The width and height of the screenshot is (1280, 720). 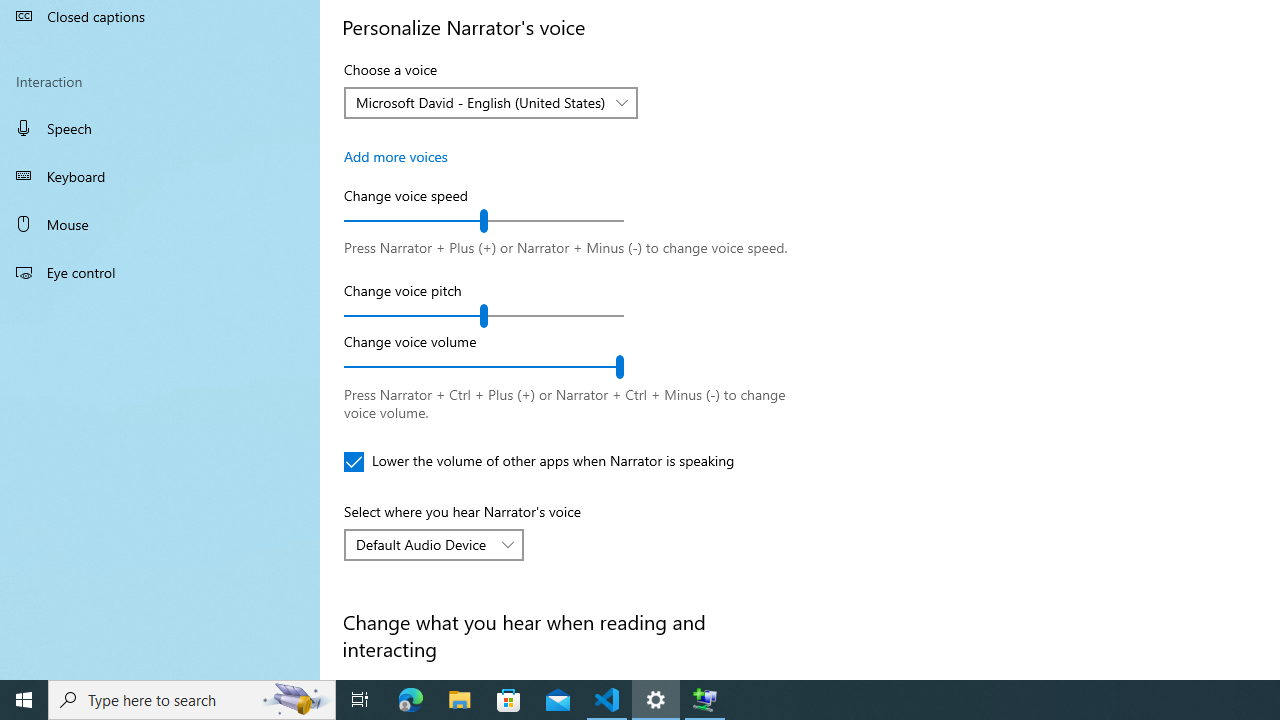 I want to click on 'Change voice speed', so click(x=484, y=221).